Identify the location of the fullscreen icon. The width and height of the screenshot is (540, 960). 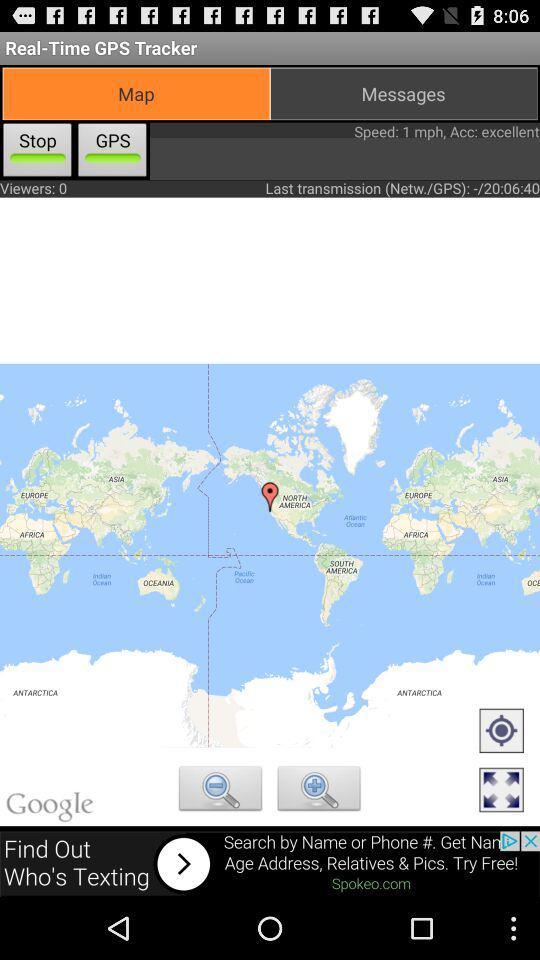
(500, 845).